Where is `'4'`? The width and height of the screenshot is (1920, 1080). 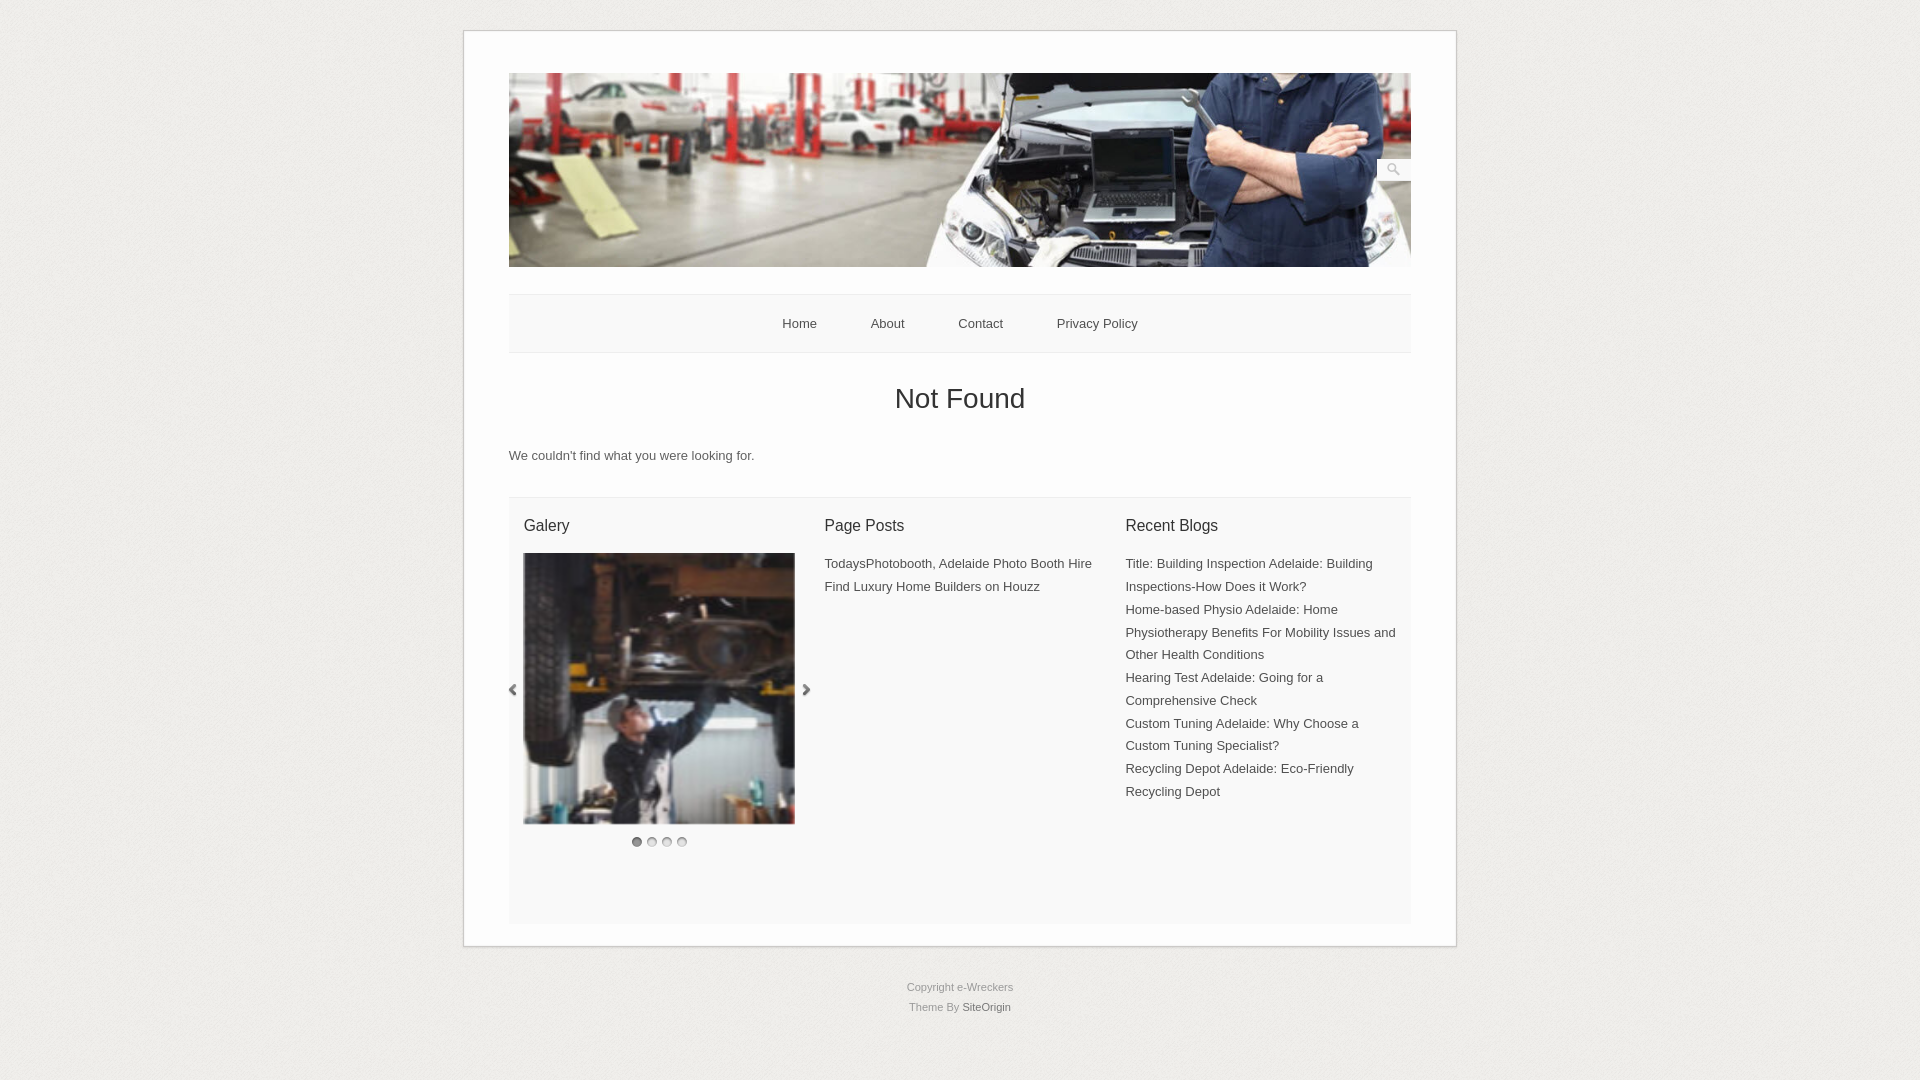 '4' is located at coordinates (681, 842).